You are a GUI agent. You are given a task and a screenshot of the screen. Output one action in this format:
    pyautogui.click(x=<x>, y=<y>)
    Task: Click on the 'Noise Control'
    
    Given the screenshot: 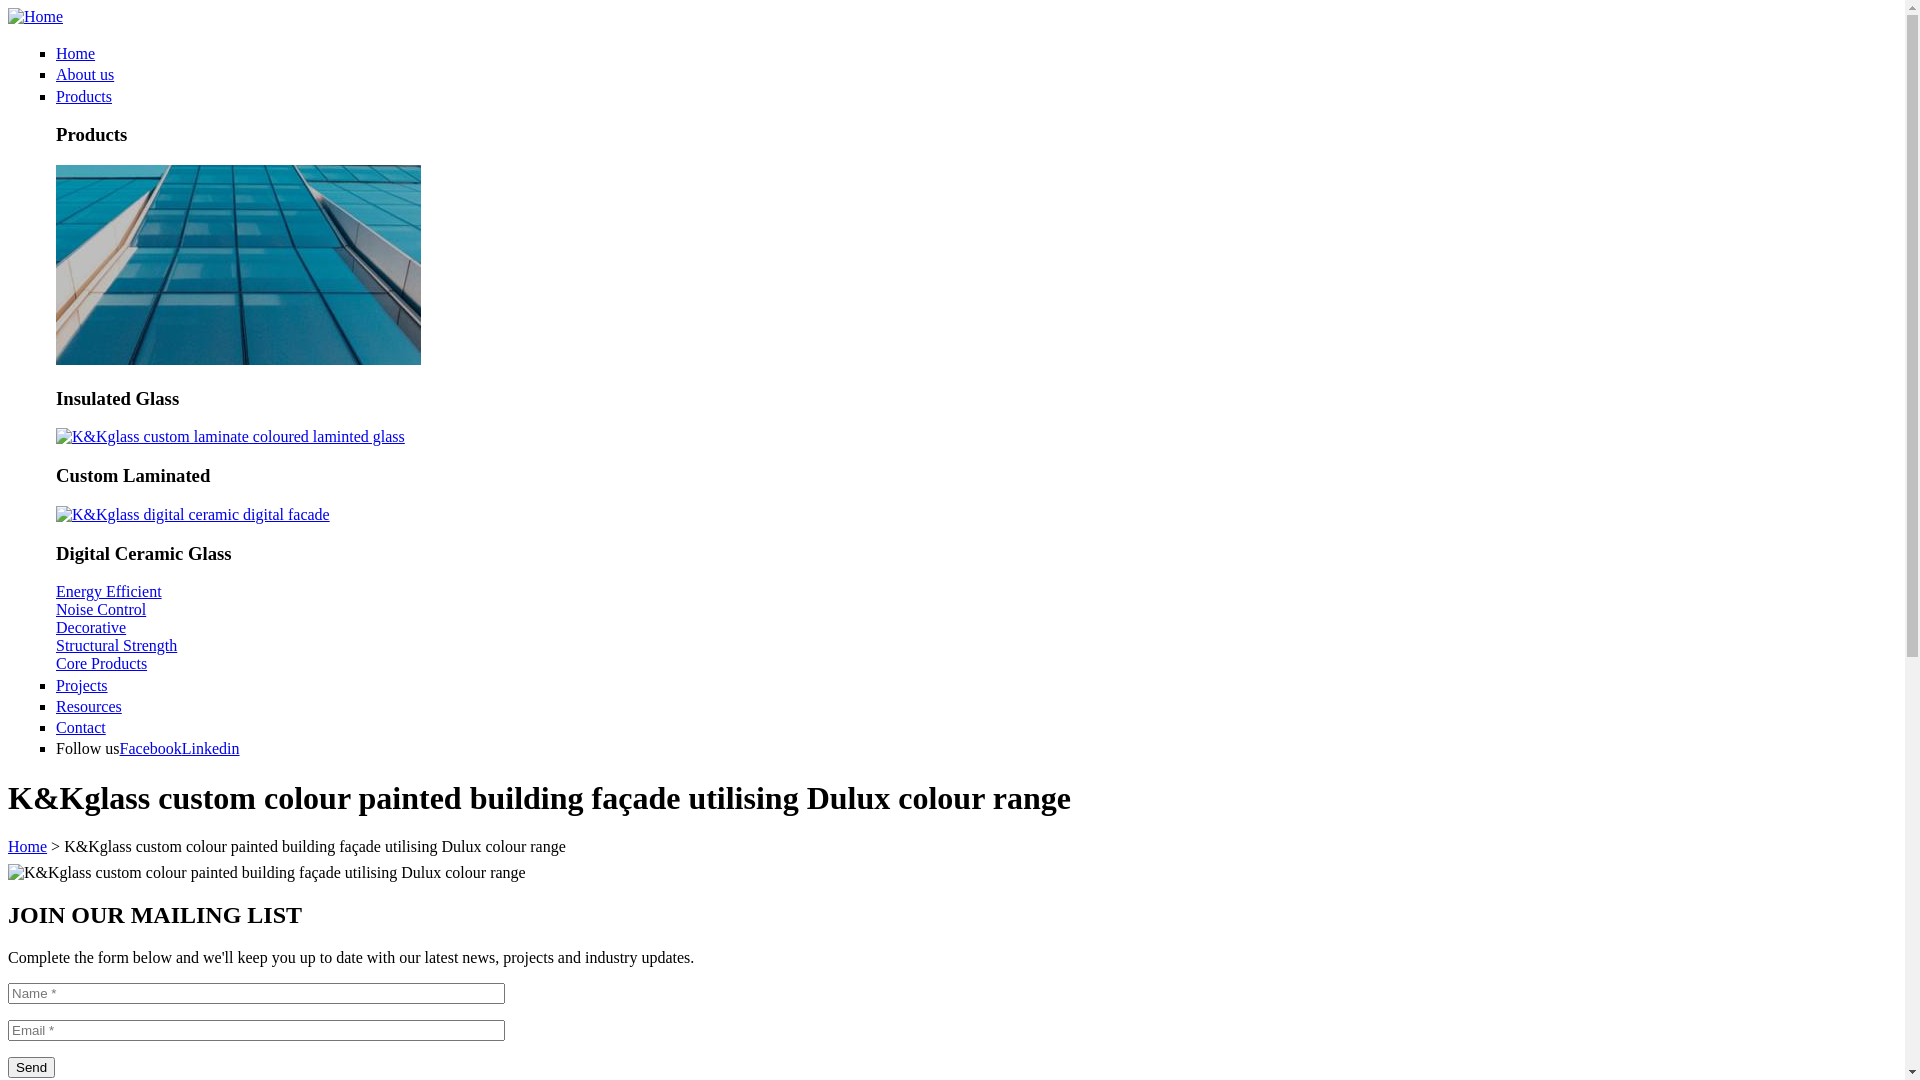 What is the action you would take?
    pyautogui.click(x=56, y=608)
    